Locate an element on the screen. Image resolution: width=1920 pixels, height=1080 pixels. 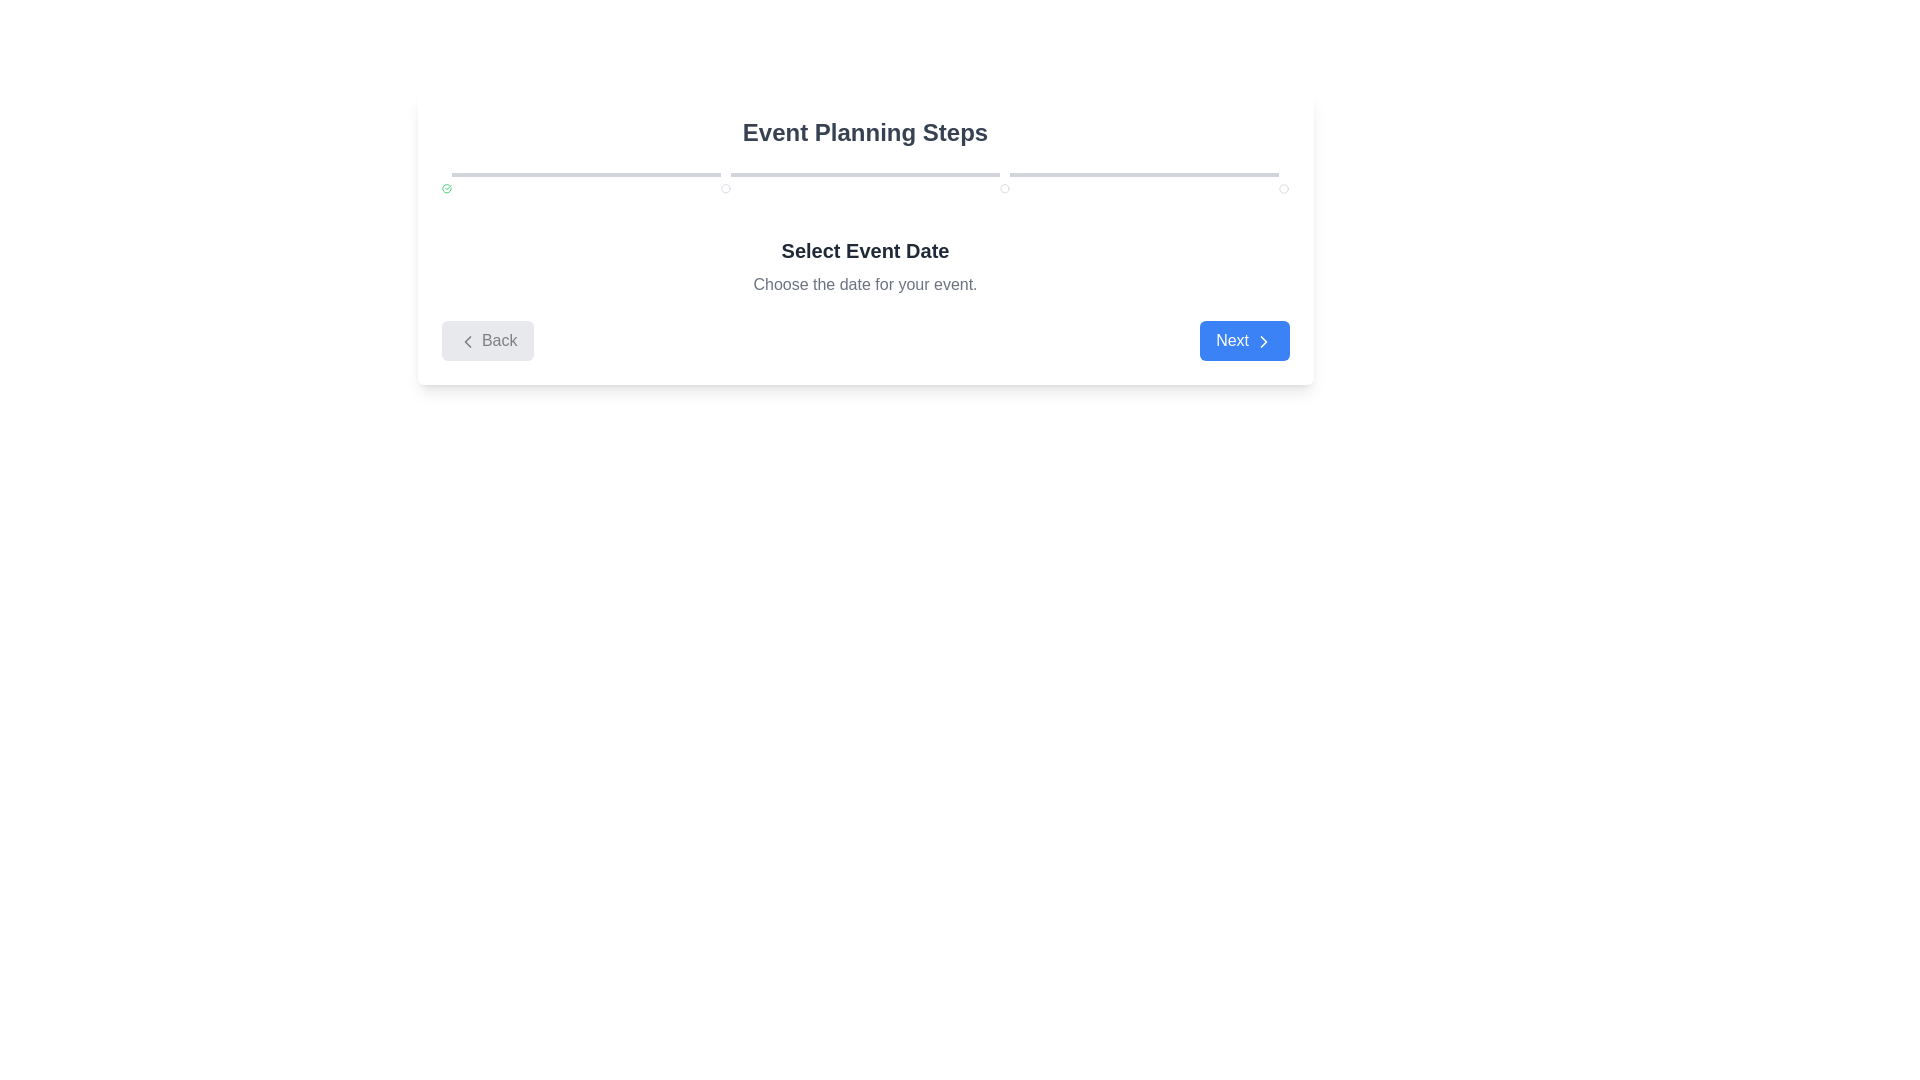
the design and presence of the Chevron Left icon located within the 'Back' button at the bottom left of the navigation interface is located at coordinates (466, 340).